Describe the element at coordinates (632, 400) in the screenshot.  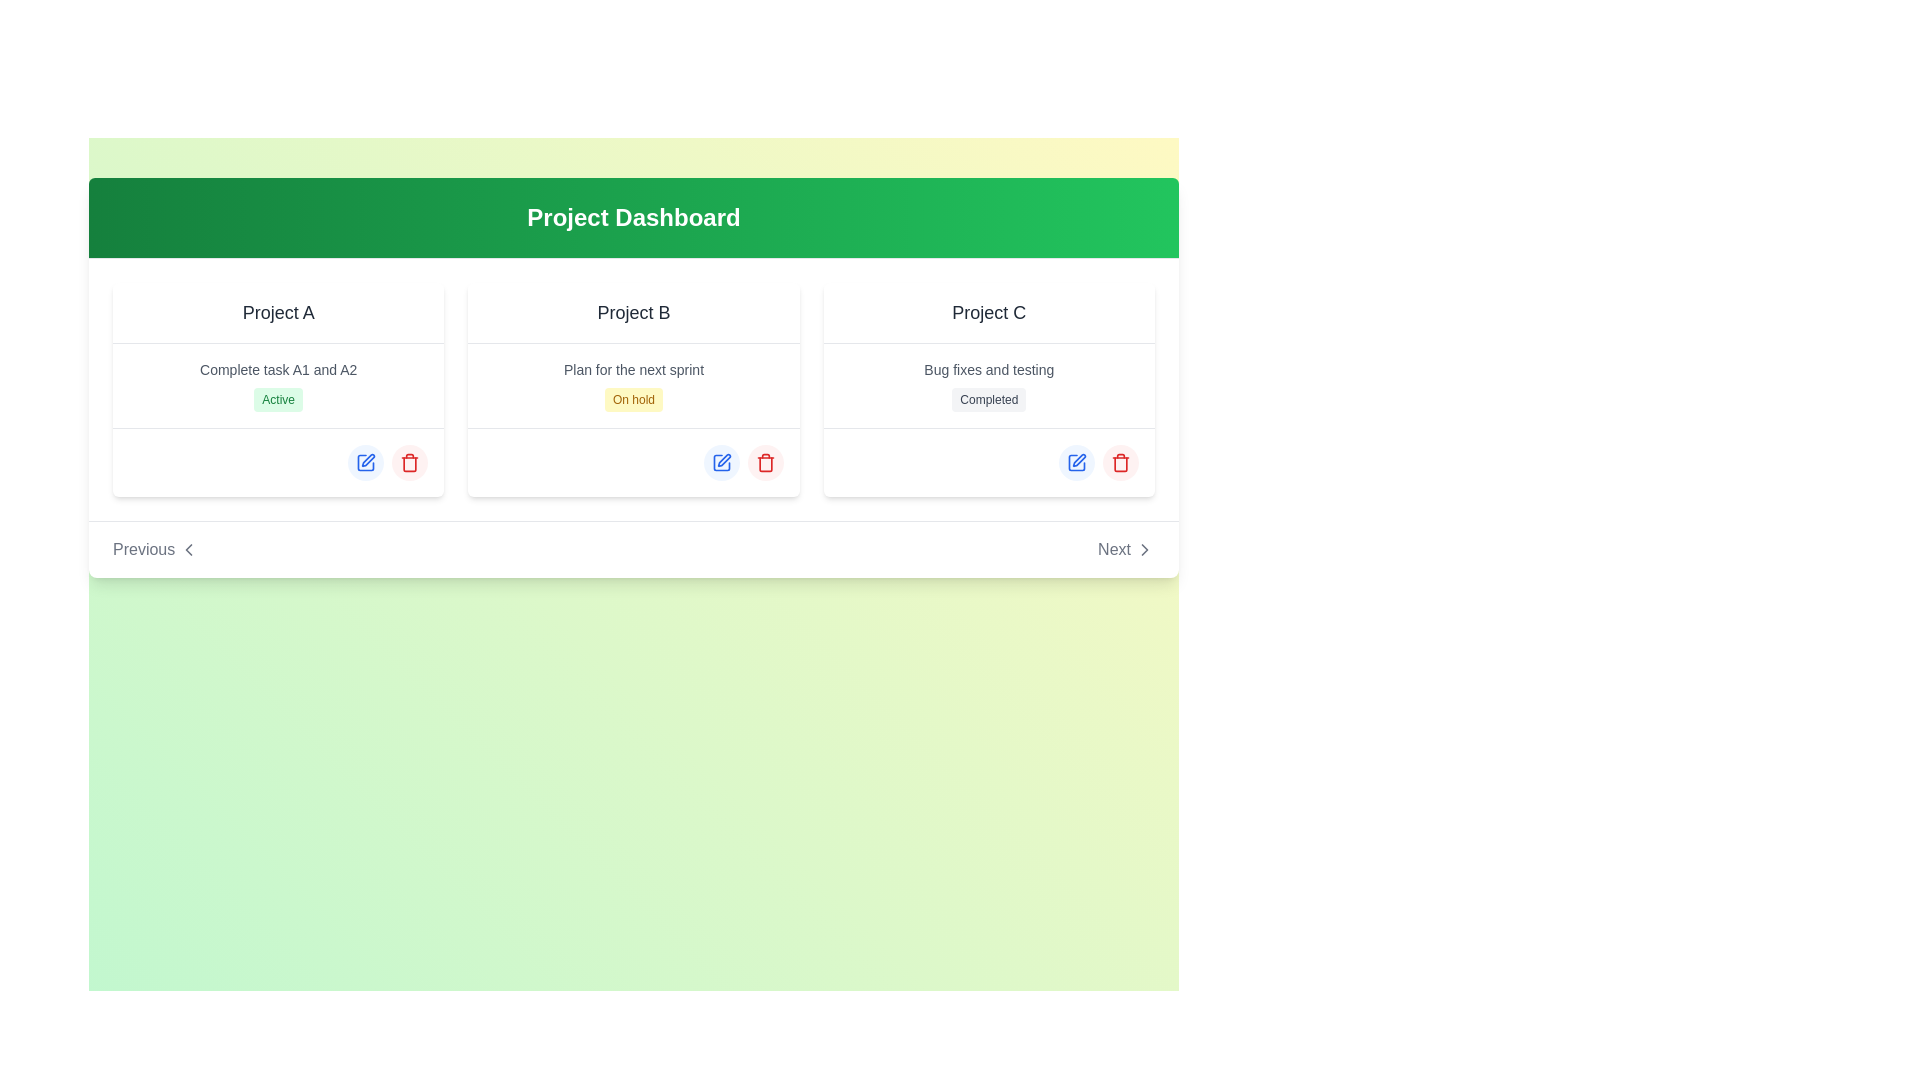
I see `the status badge indicating 'On hold' within the 'Project B' section of the dashboard, located beneath the header 'Plan for the next sprint'` at that location.